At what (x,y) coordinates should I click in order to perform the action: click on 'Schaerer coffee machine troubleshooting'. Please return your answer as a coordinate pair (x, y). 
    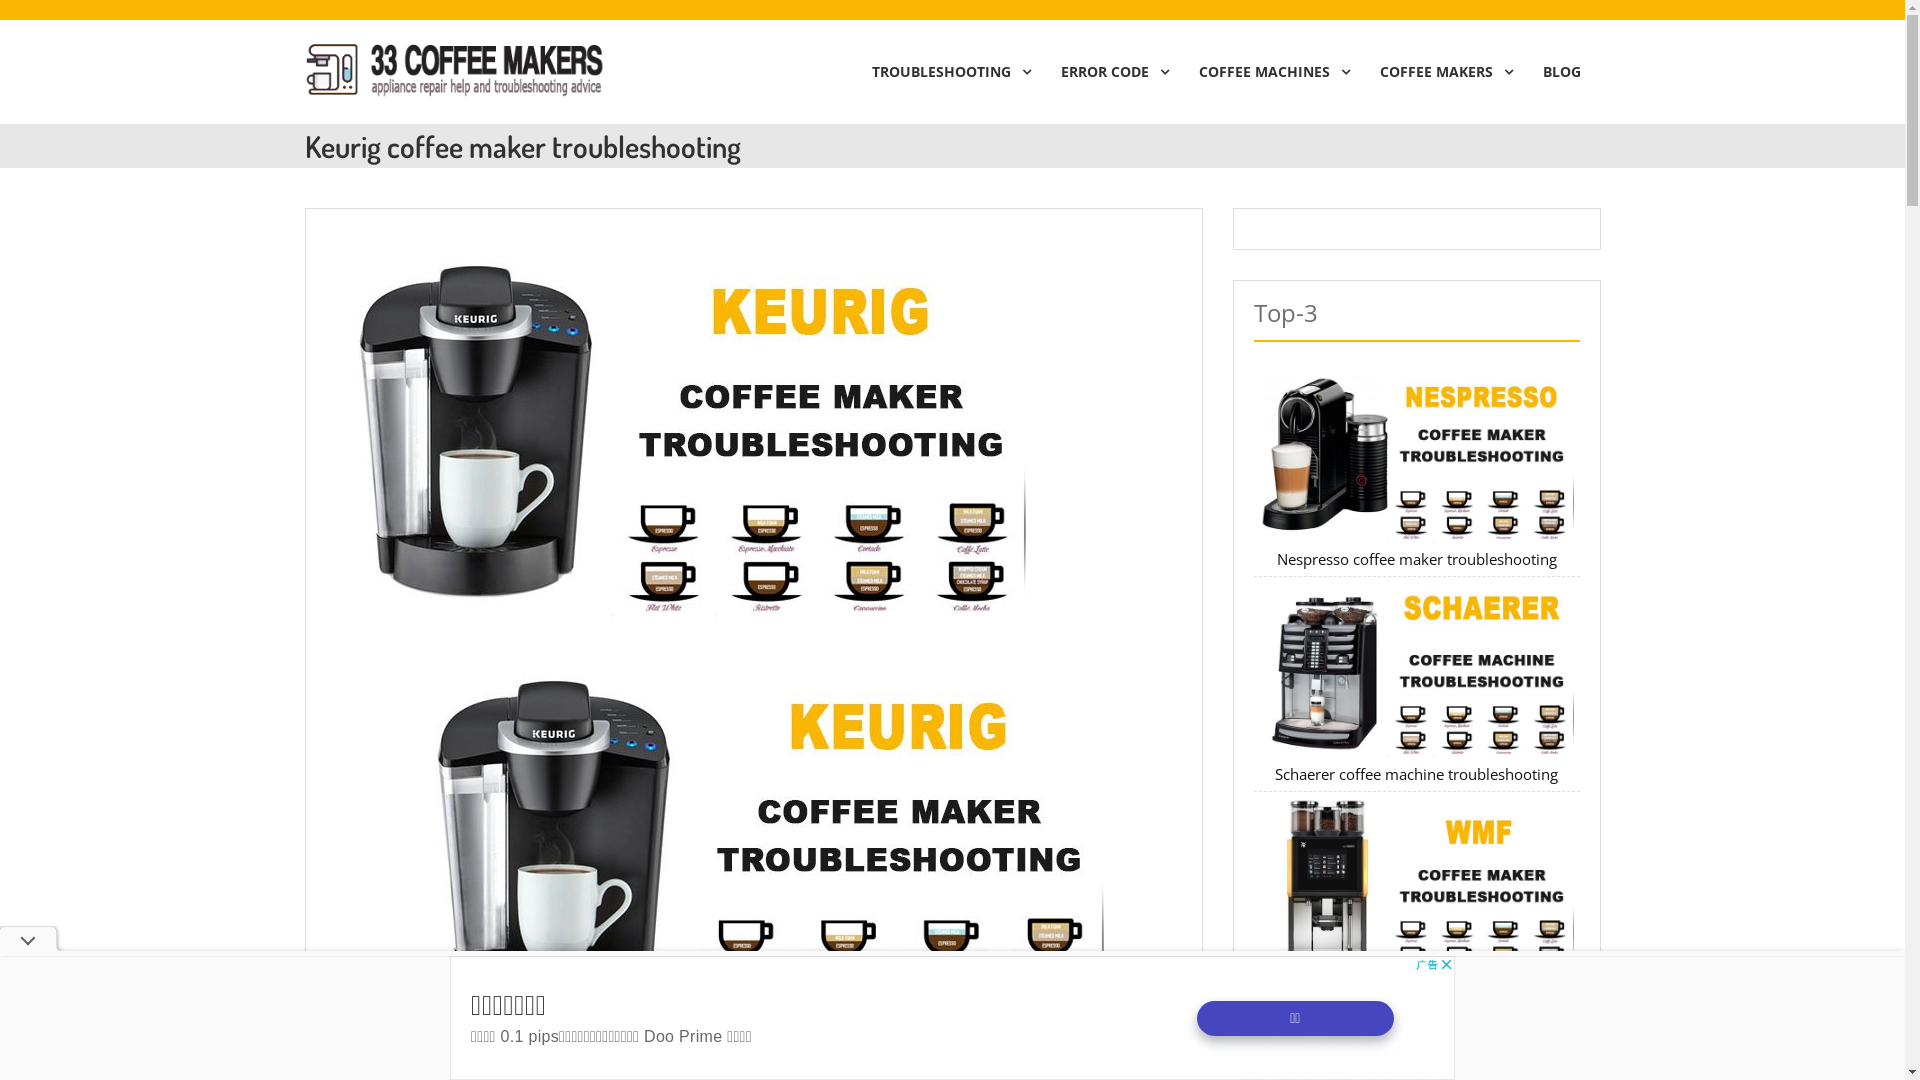
    Looking at the image, I should click on (1415, 773).